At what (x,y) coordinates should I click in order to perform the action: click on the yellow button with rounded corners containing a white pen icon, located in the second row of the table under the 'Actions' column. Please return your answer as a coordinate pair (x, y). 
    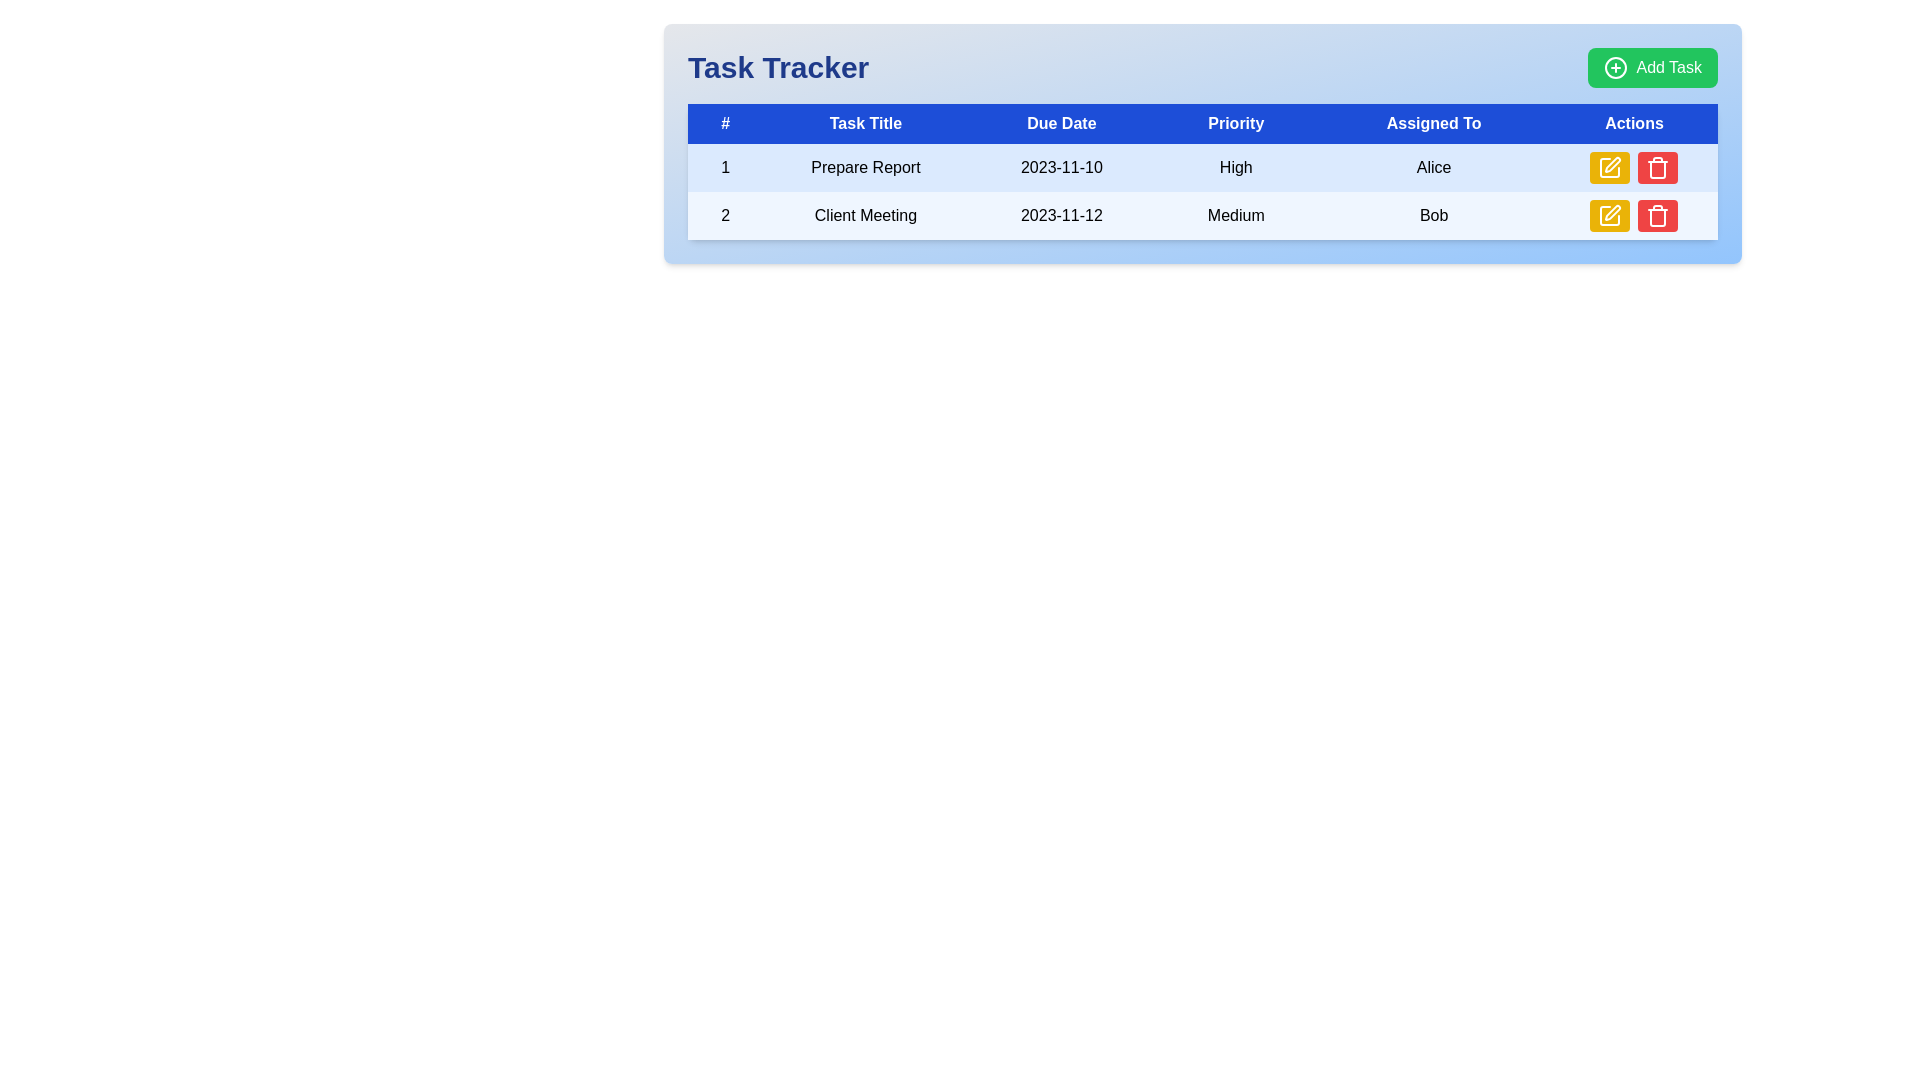
    Looking at the image, I should click on (1609, 216).